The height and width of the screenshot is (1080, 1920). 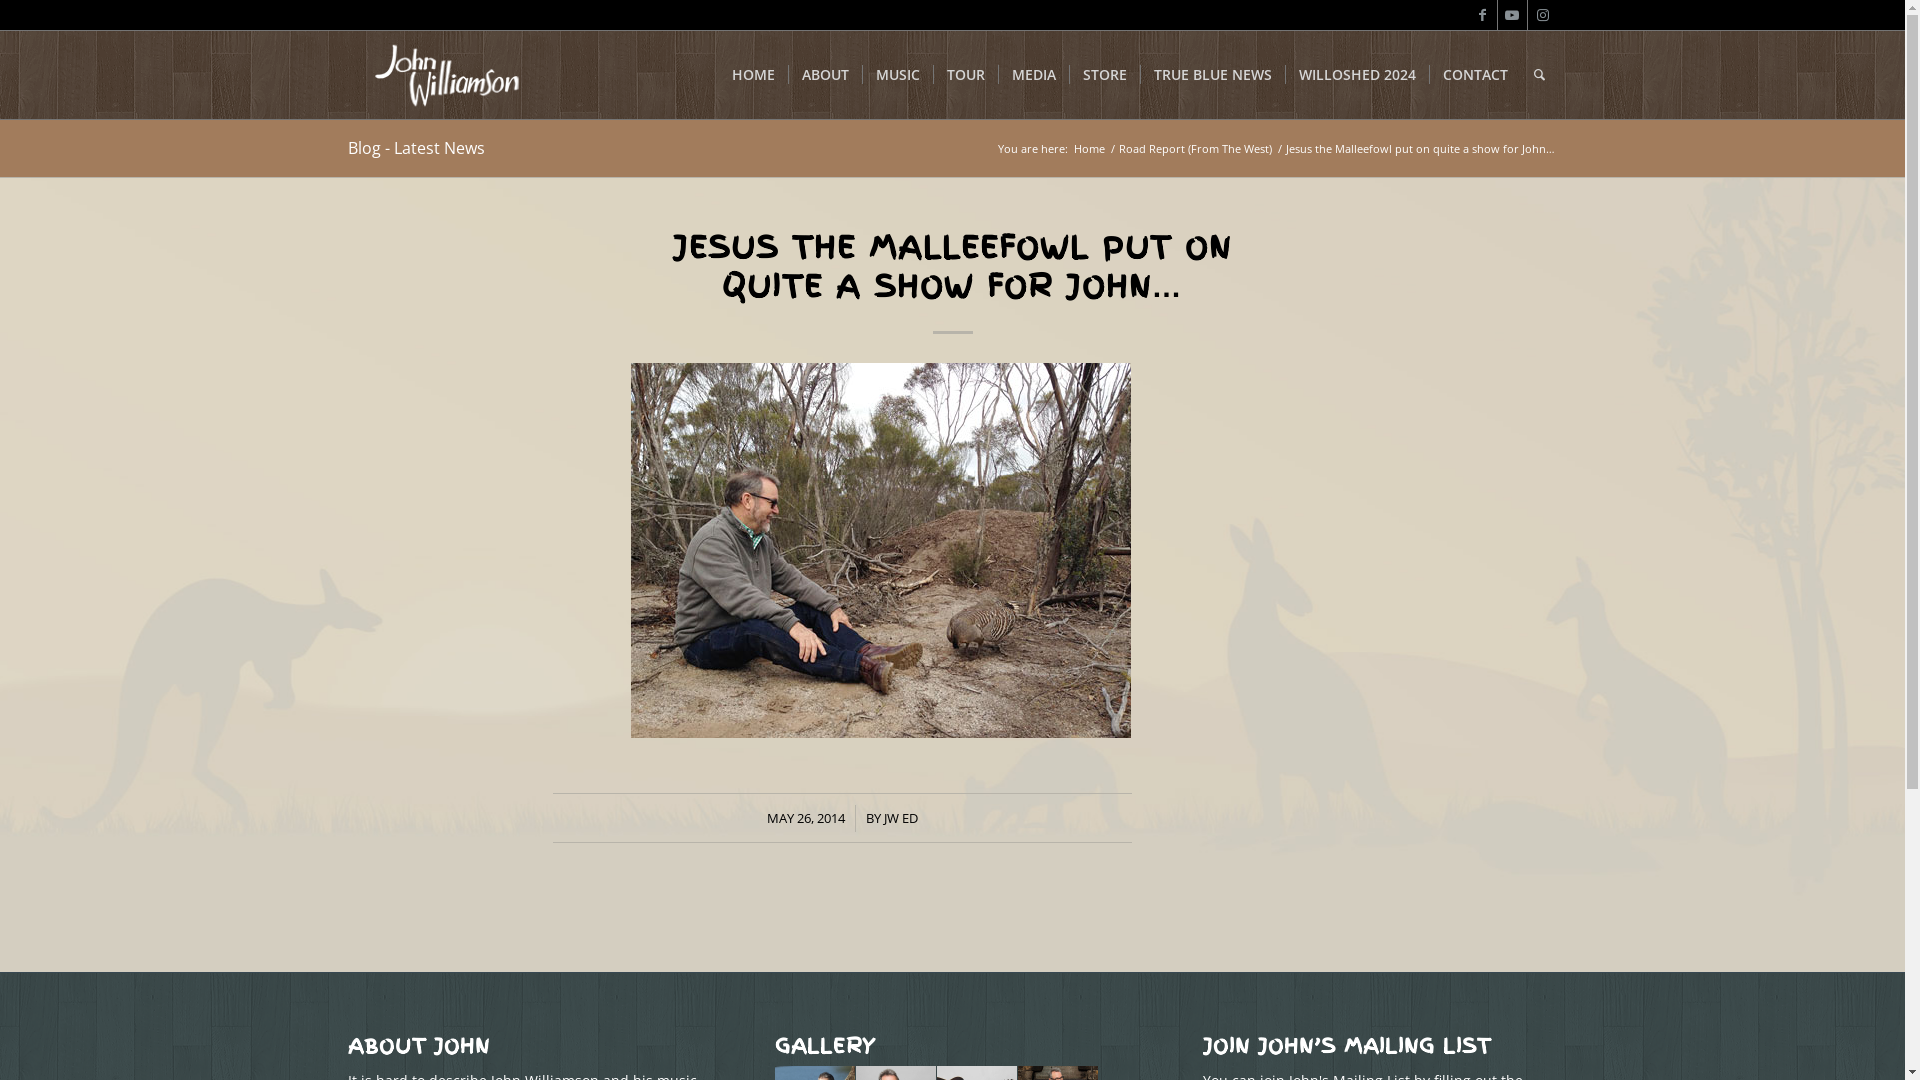 I want to click on 'Blog - Latest News', so click(x=415, y=146).